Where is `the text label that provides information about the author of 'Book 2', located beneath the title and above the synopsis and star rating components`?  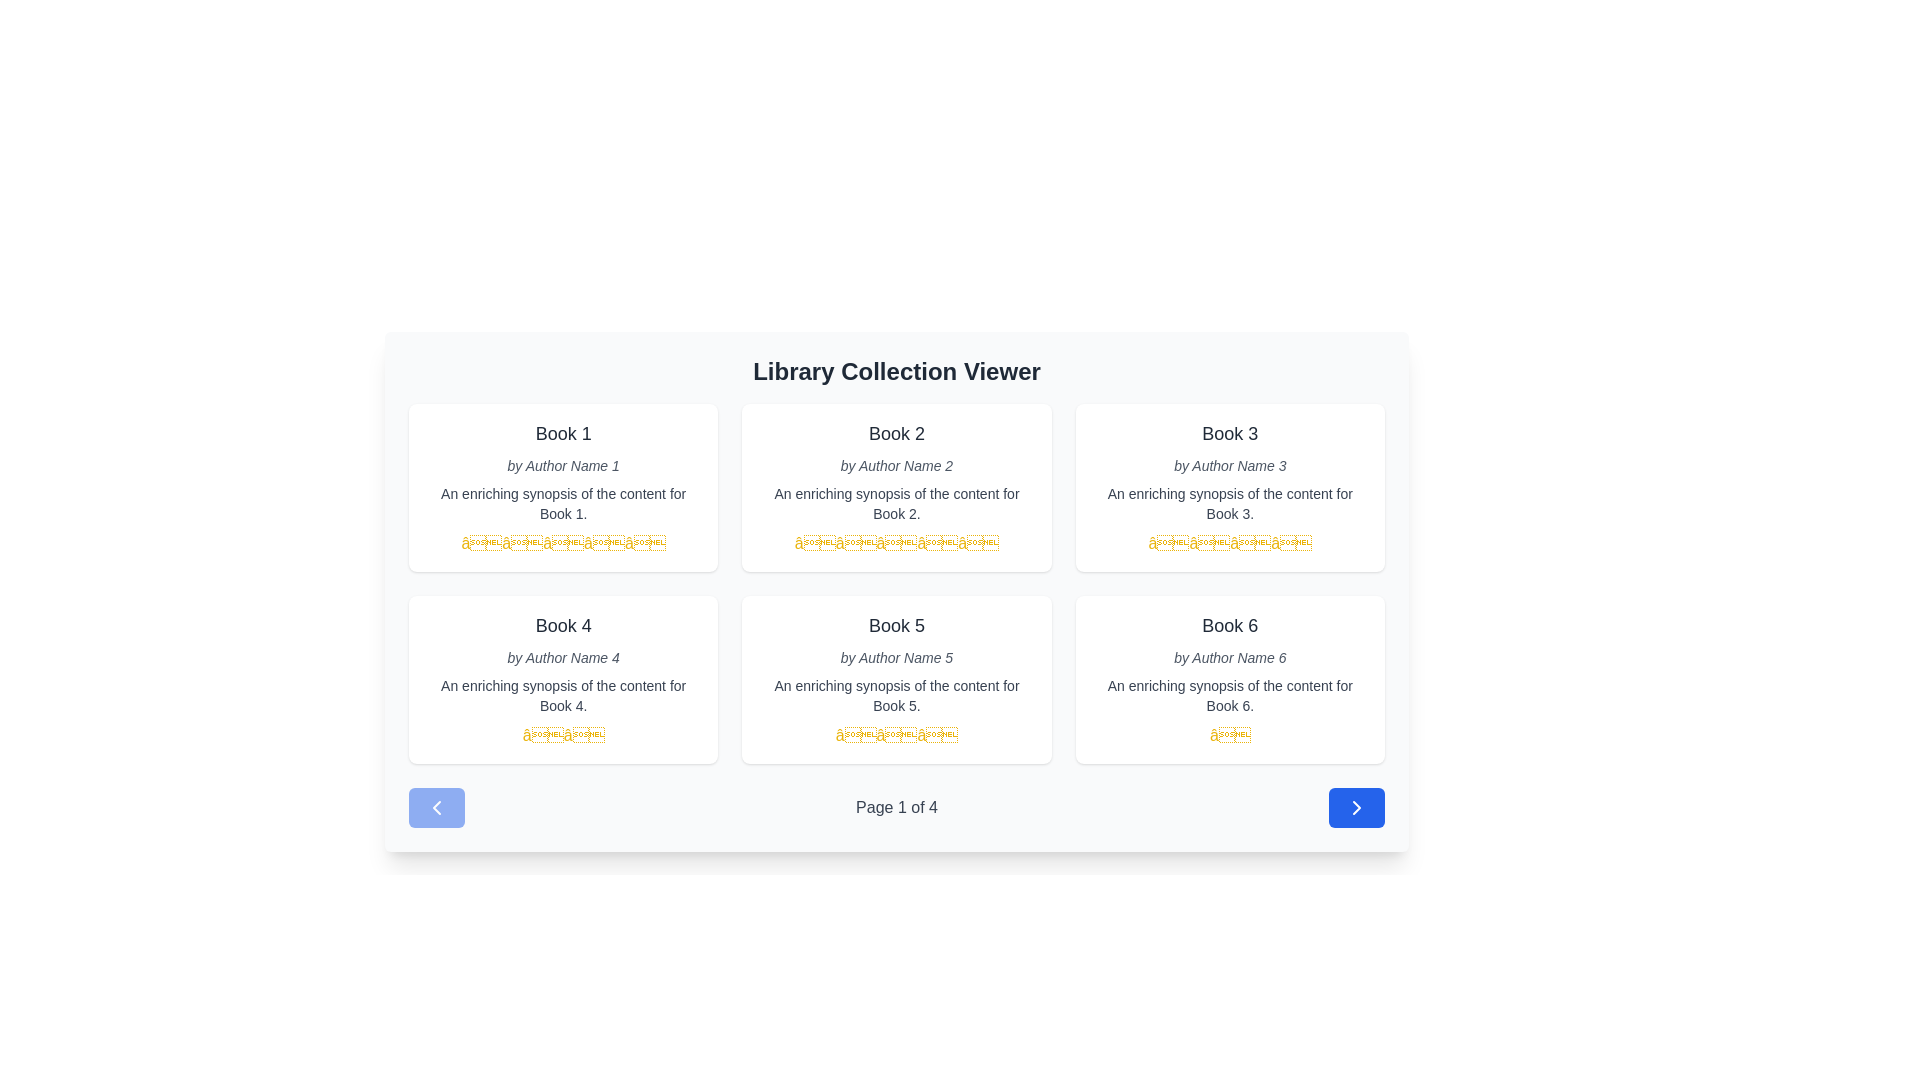 the text label that provides information about the author of 'Book 2', located beneath the title and above the synopsis and star rating components is located at coordinates (896, 466).